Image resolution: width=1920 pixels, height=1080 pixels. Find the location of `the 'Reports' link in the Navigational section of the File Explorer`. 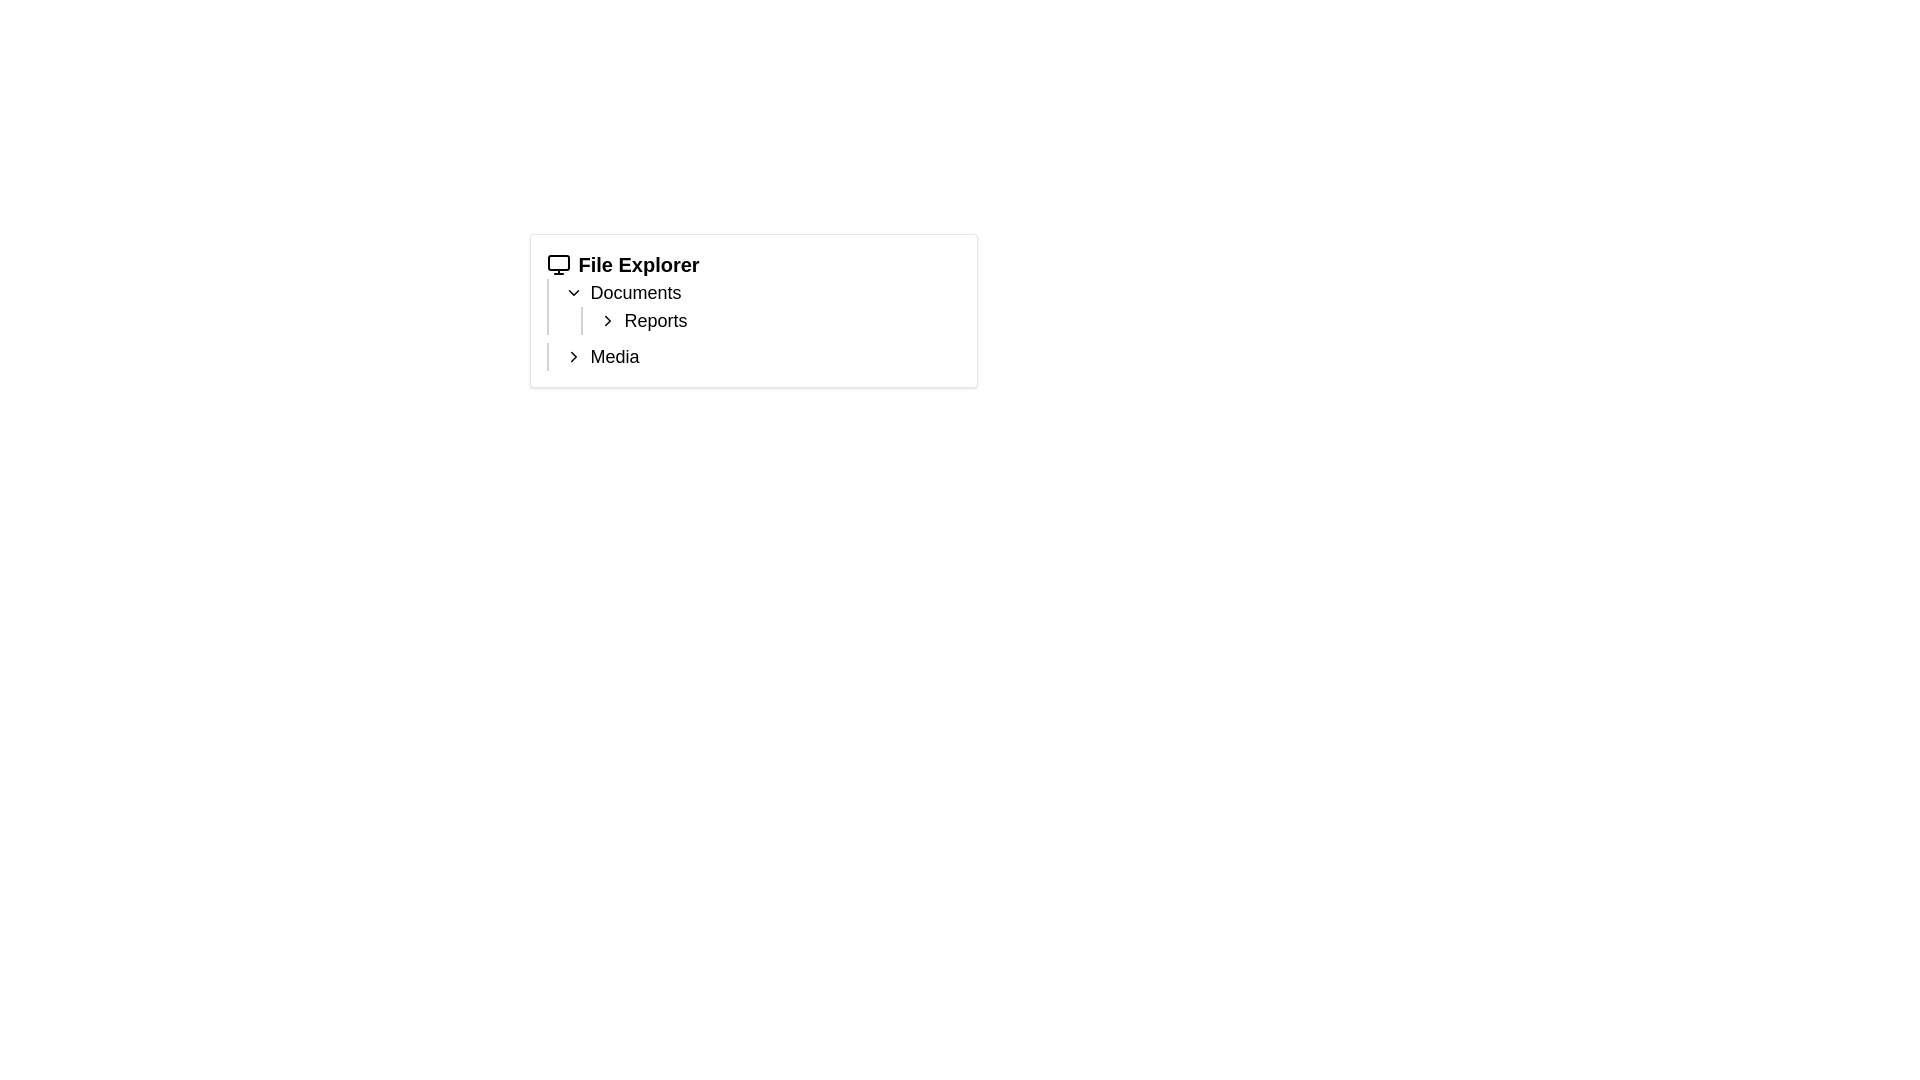

the 'Reports' link in the Navigational section of the File Explorer is located at coordinates (752, 323).